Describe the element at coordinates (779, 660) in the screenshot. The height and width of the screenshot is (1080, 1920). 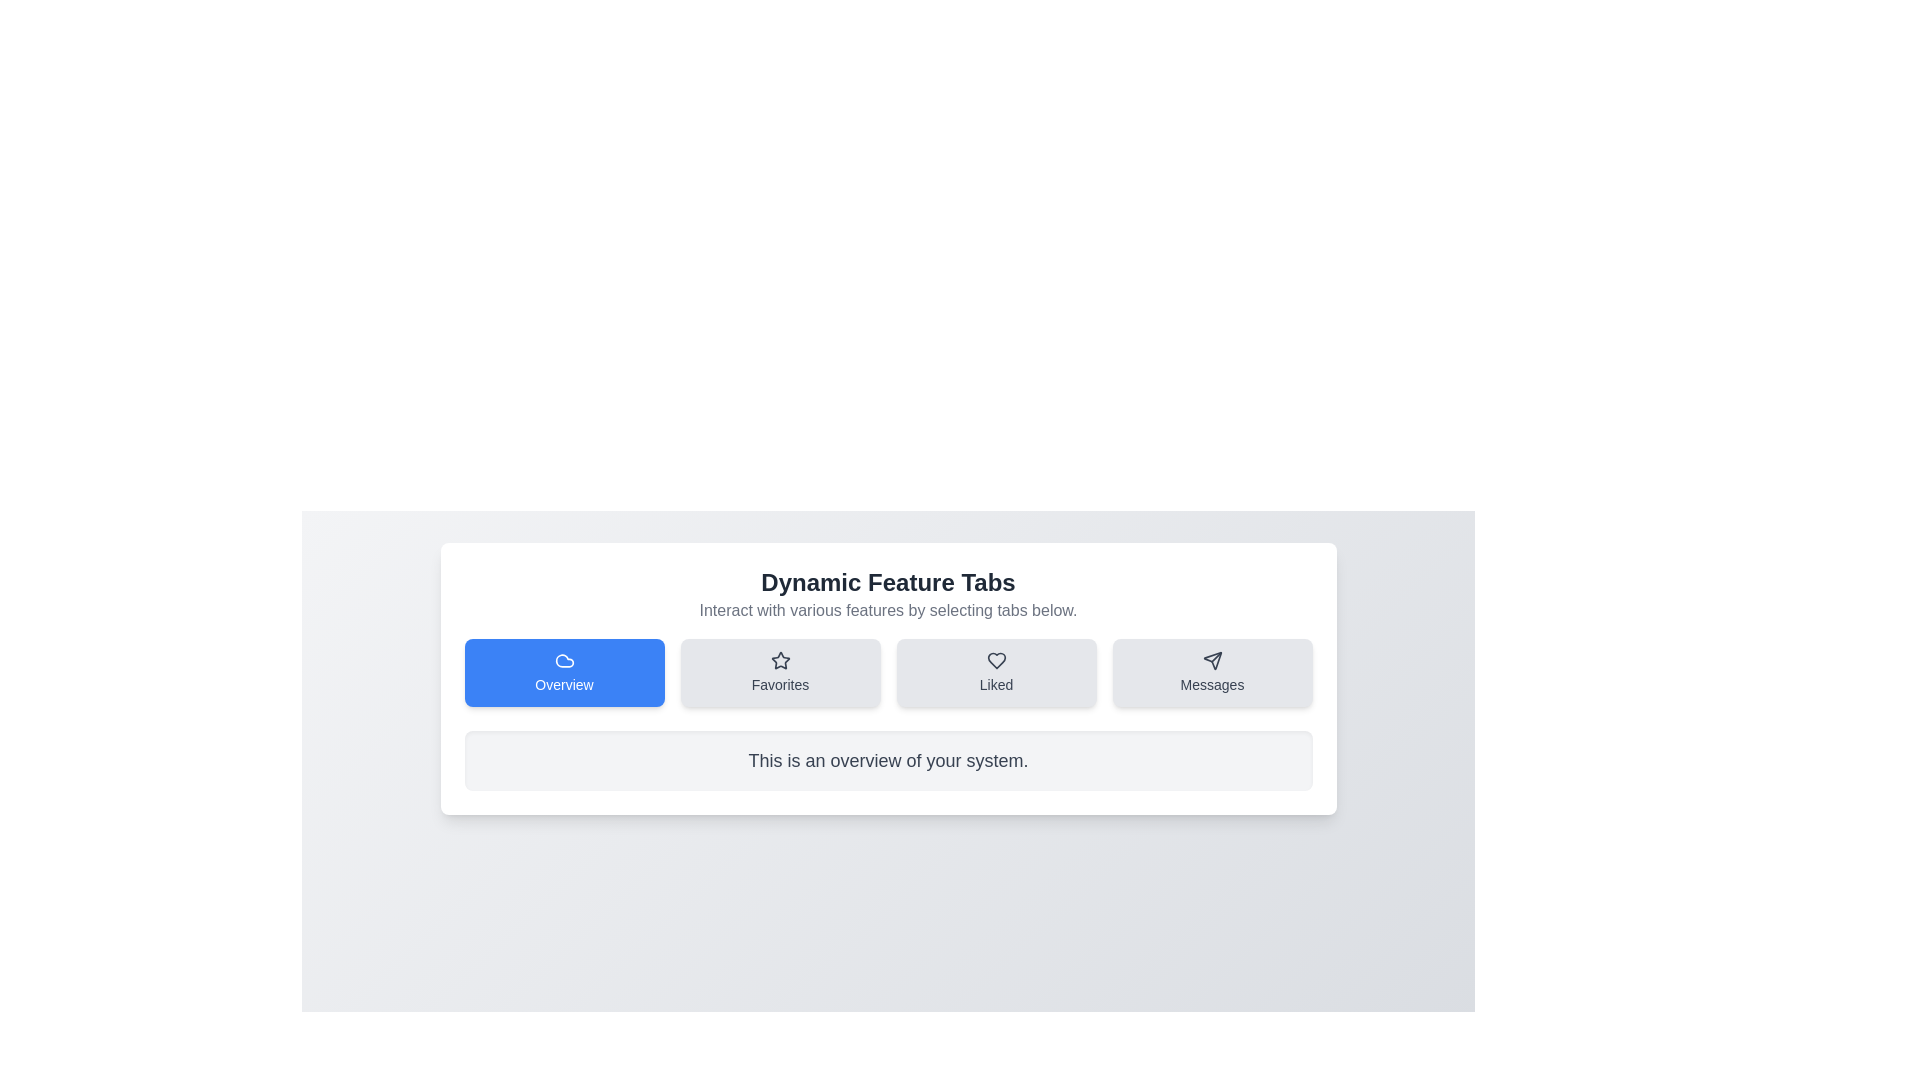
I see `the star-shaped icon representing the 'Favorites' tab located within the horizontal tab group` at that location.